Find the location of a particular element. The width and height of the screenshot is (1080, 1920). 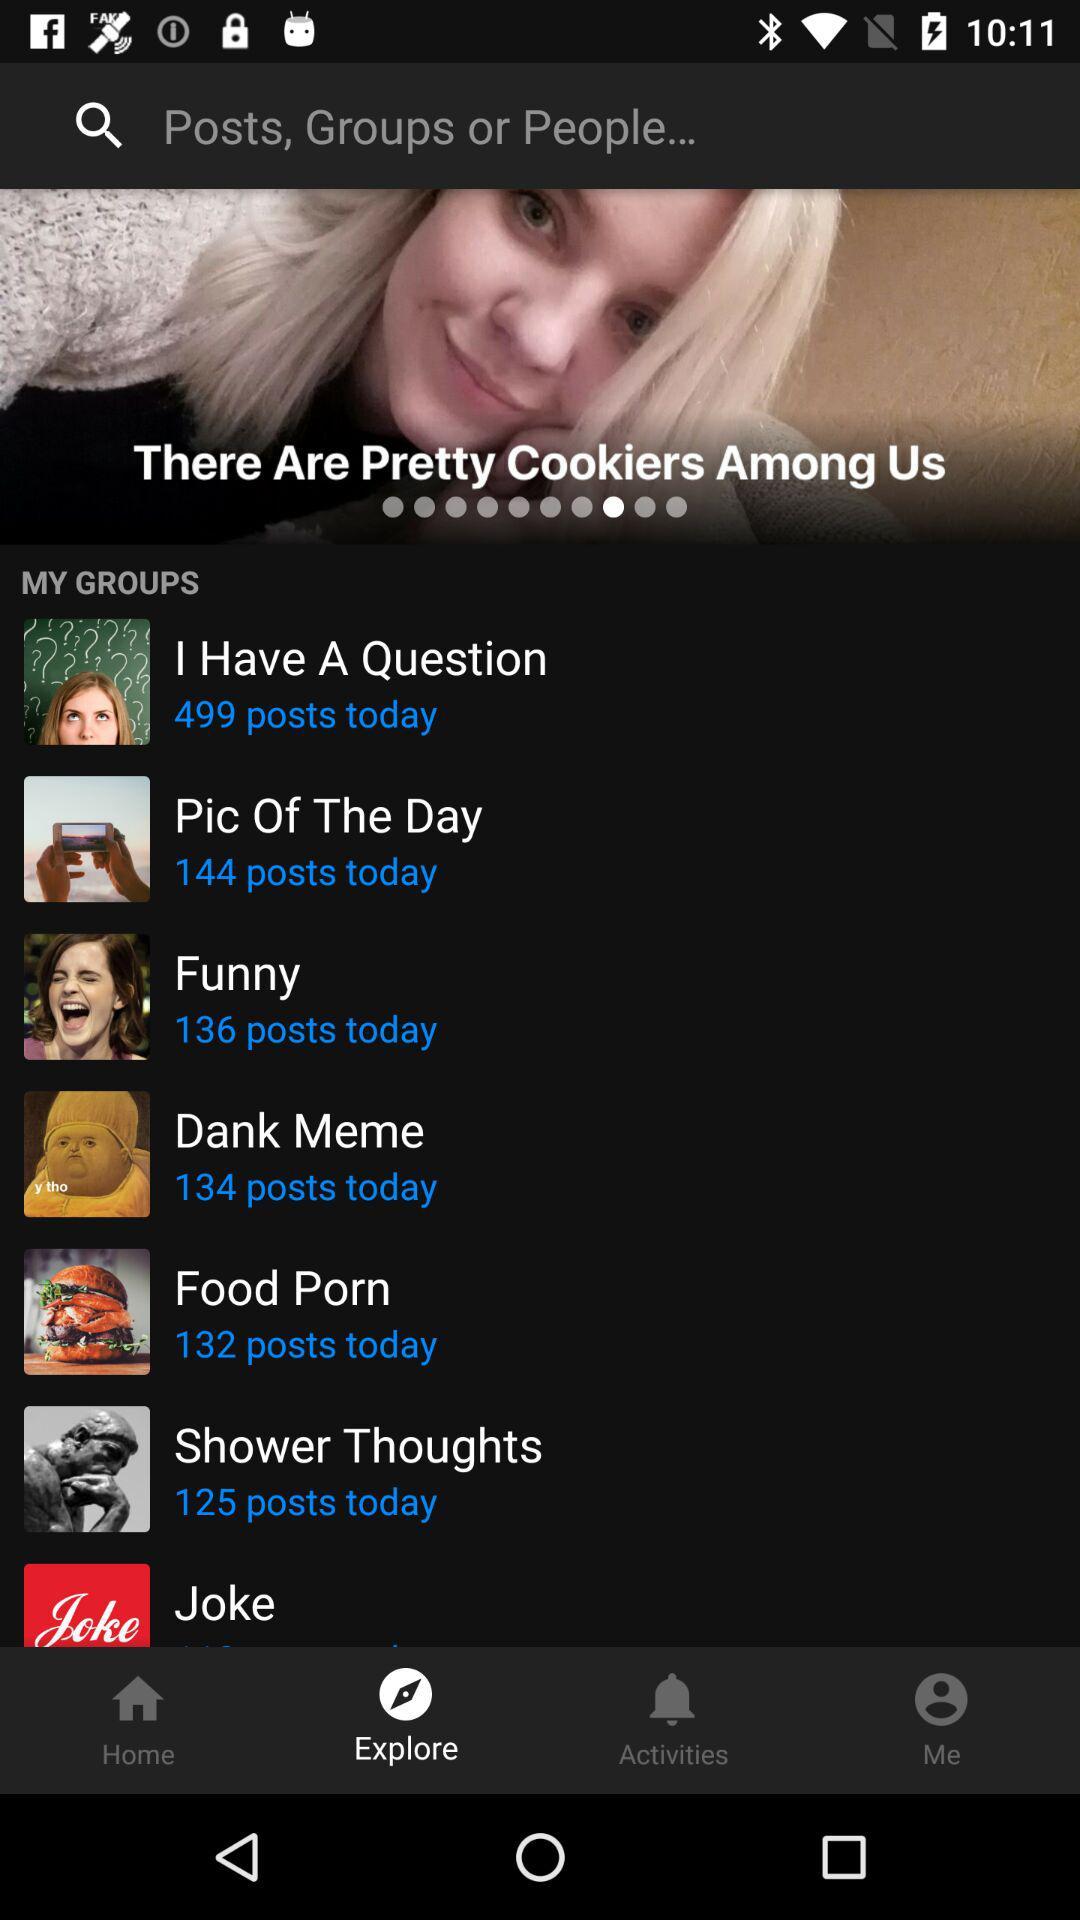

sixth image from bottom is located at coordinates (86, 839).